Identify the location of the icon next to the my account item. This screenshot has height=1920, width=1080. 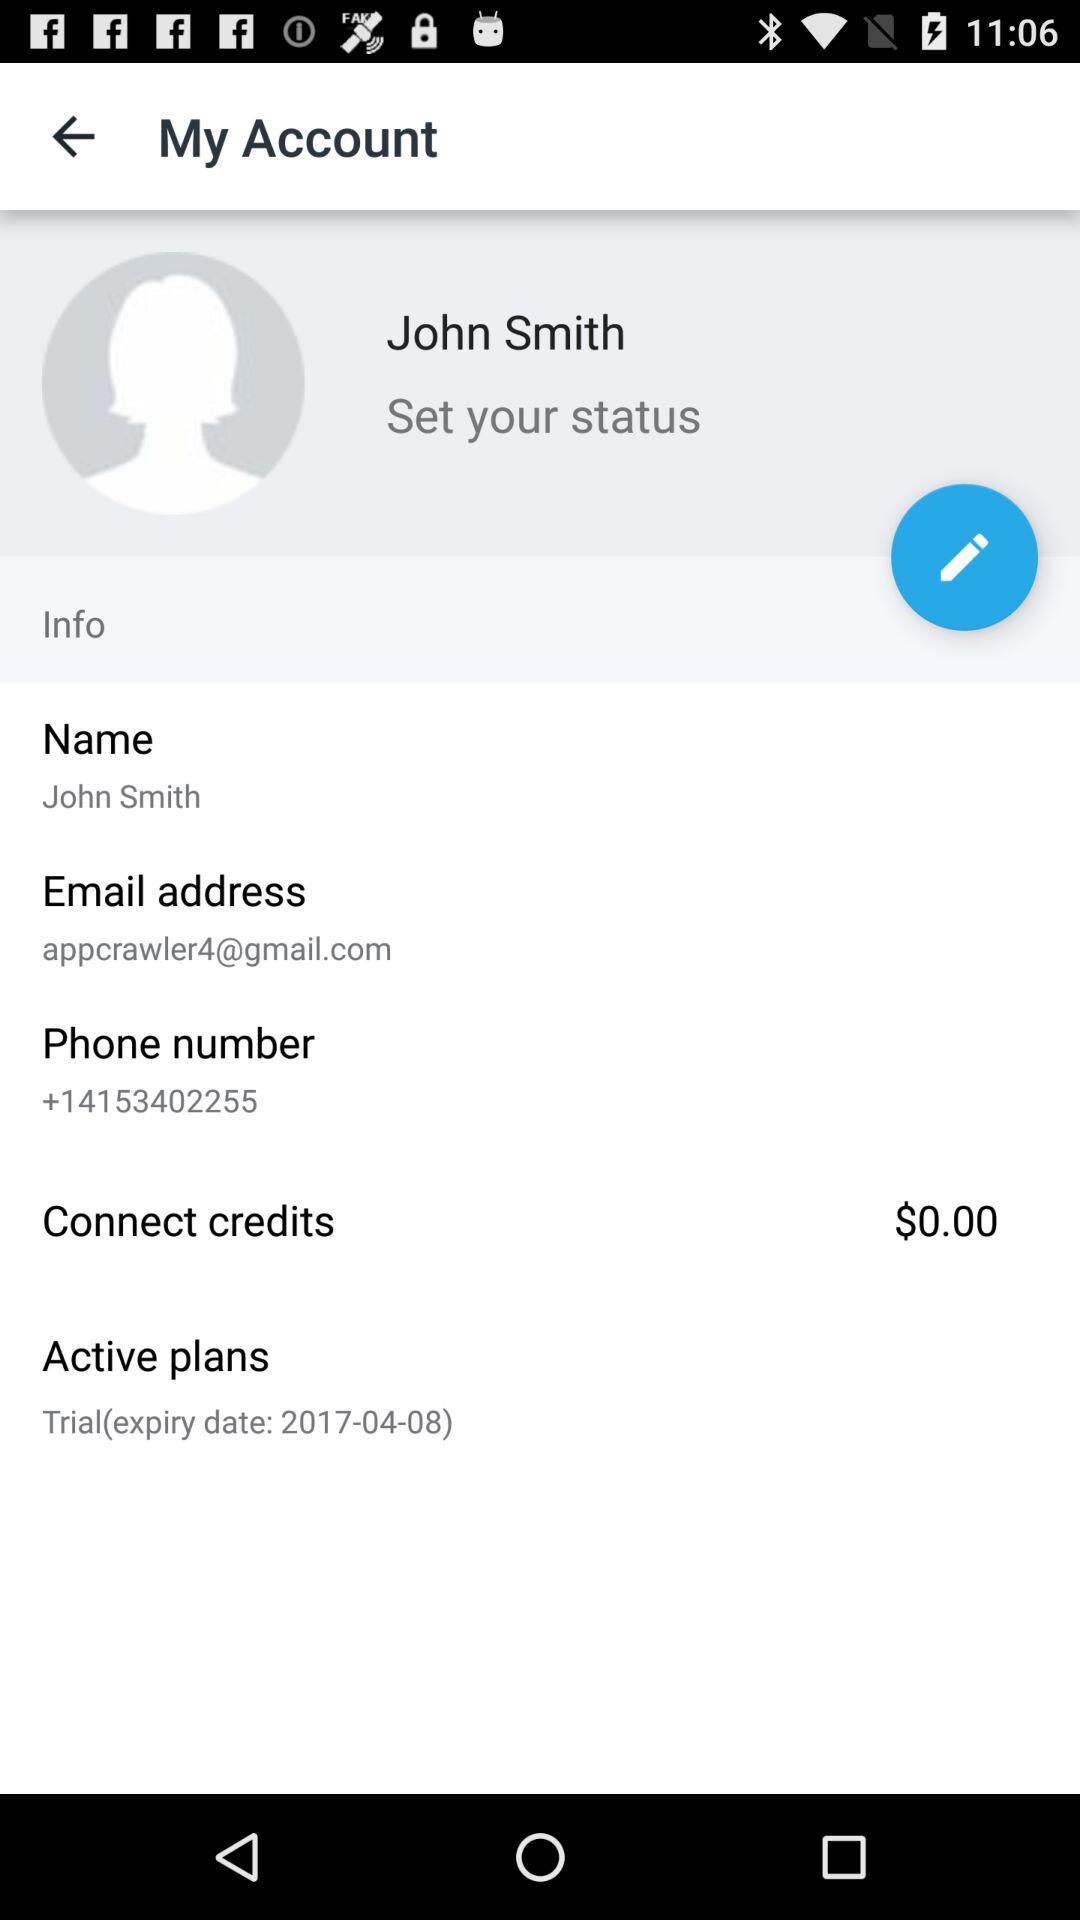
(72, 135).